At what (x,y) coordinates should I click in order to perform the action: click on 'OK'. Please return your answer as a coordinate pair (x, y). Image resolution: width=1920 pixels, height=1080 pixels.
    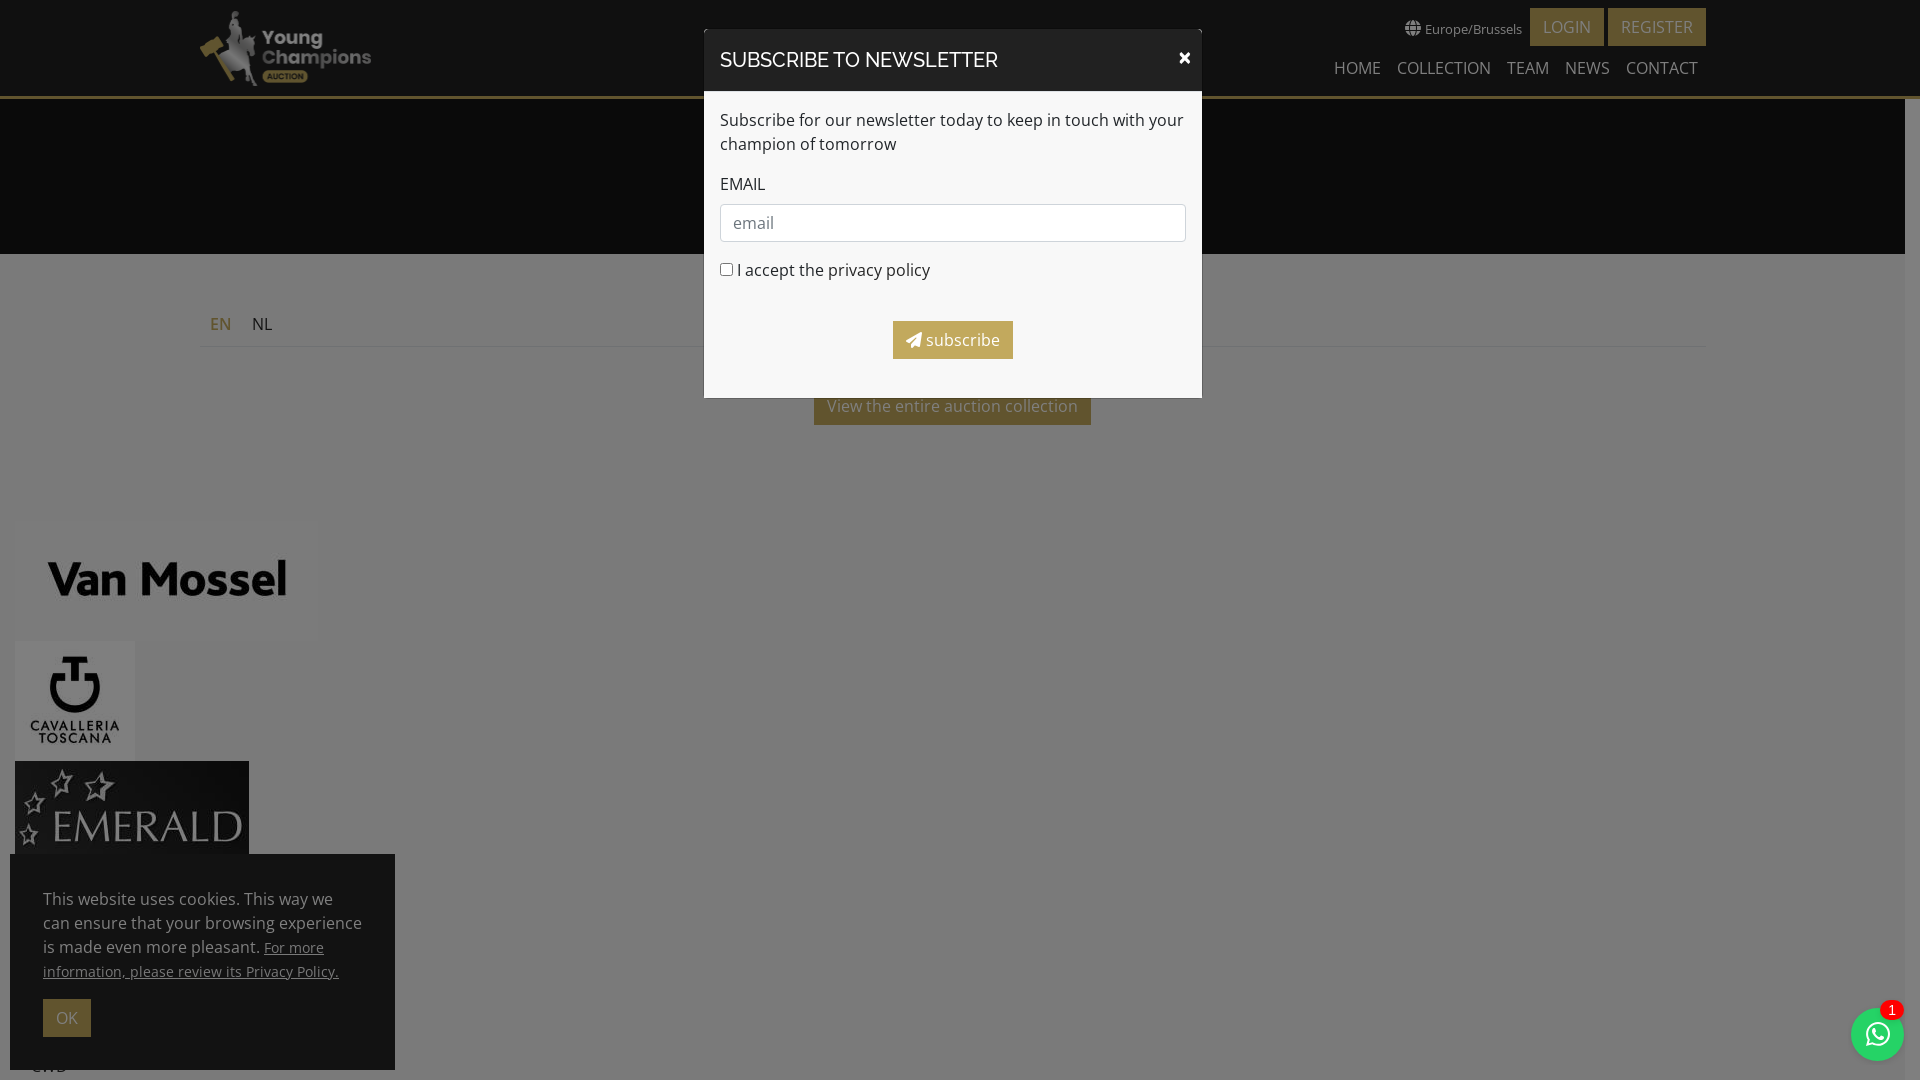
    Looking at the image, I should click on (67, 1018).